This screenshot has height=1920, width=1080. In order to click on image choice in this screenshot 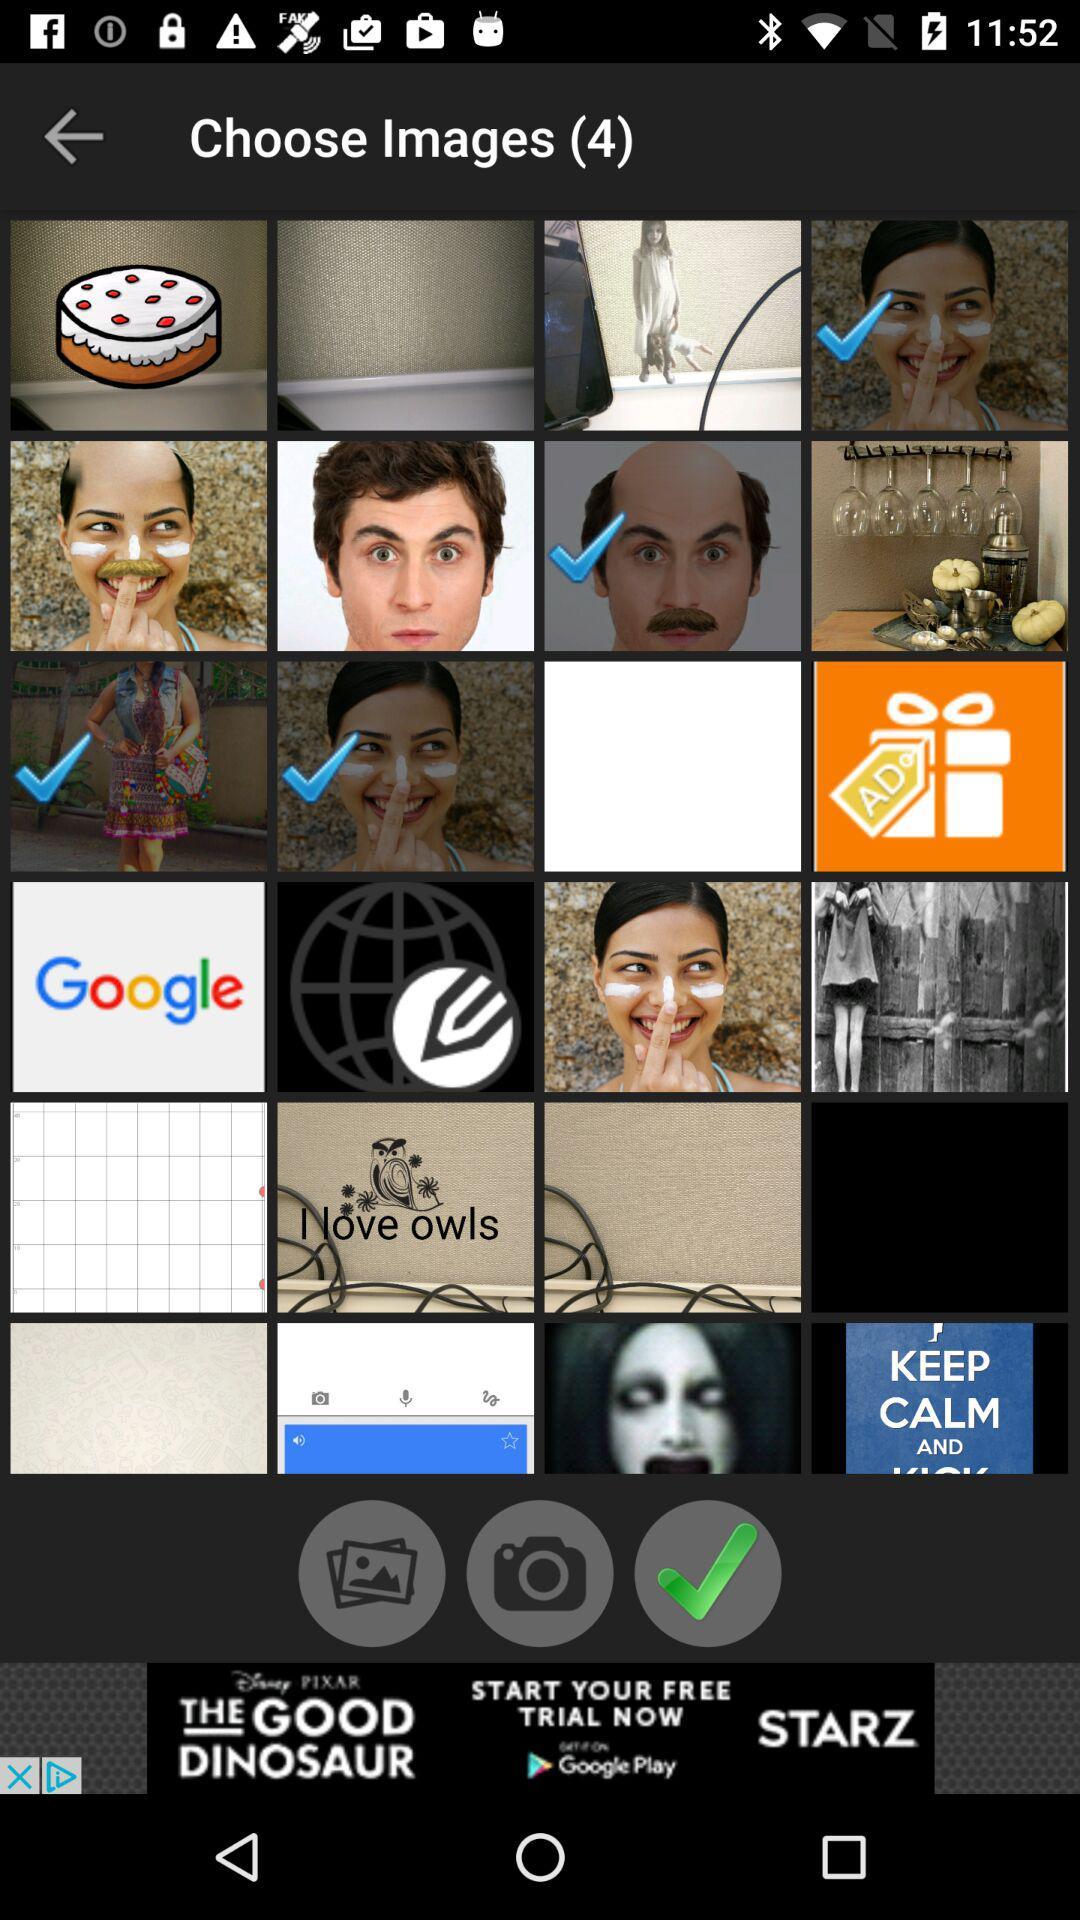, I will do `click(137, 546)`.